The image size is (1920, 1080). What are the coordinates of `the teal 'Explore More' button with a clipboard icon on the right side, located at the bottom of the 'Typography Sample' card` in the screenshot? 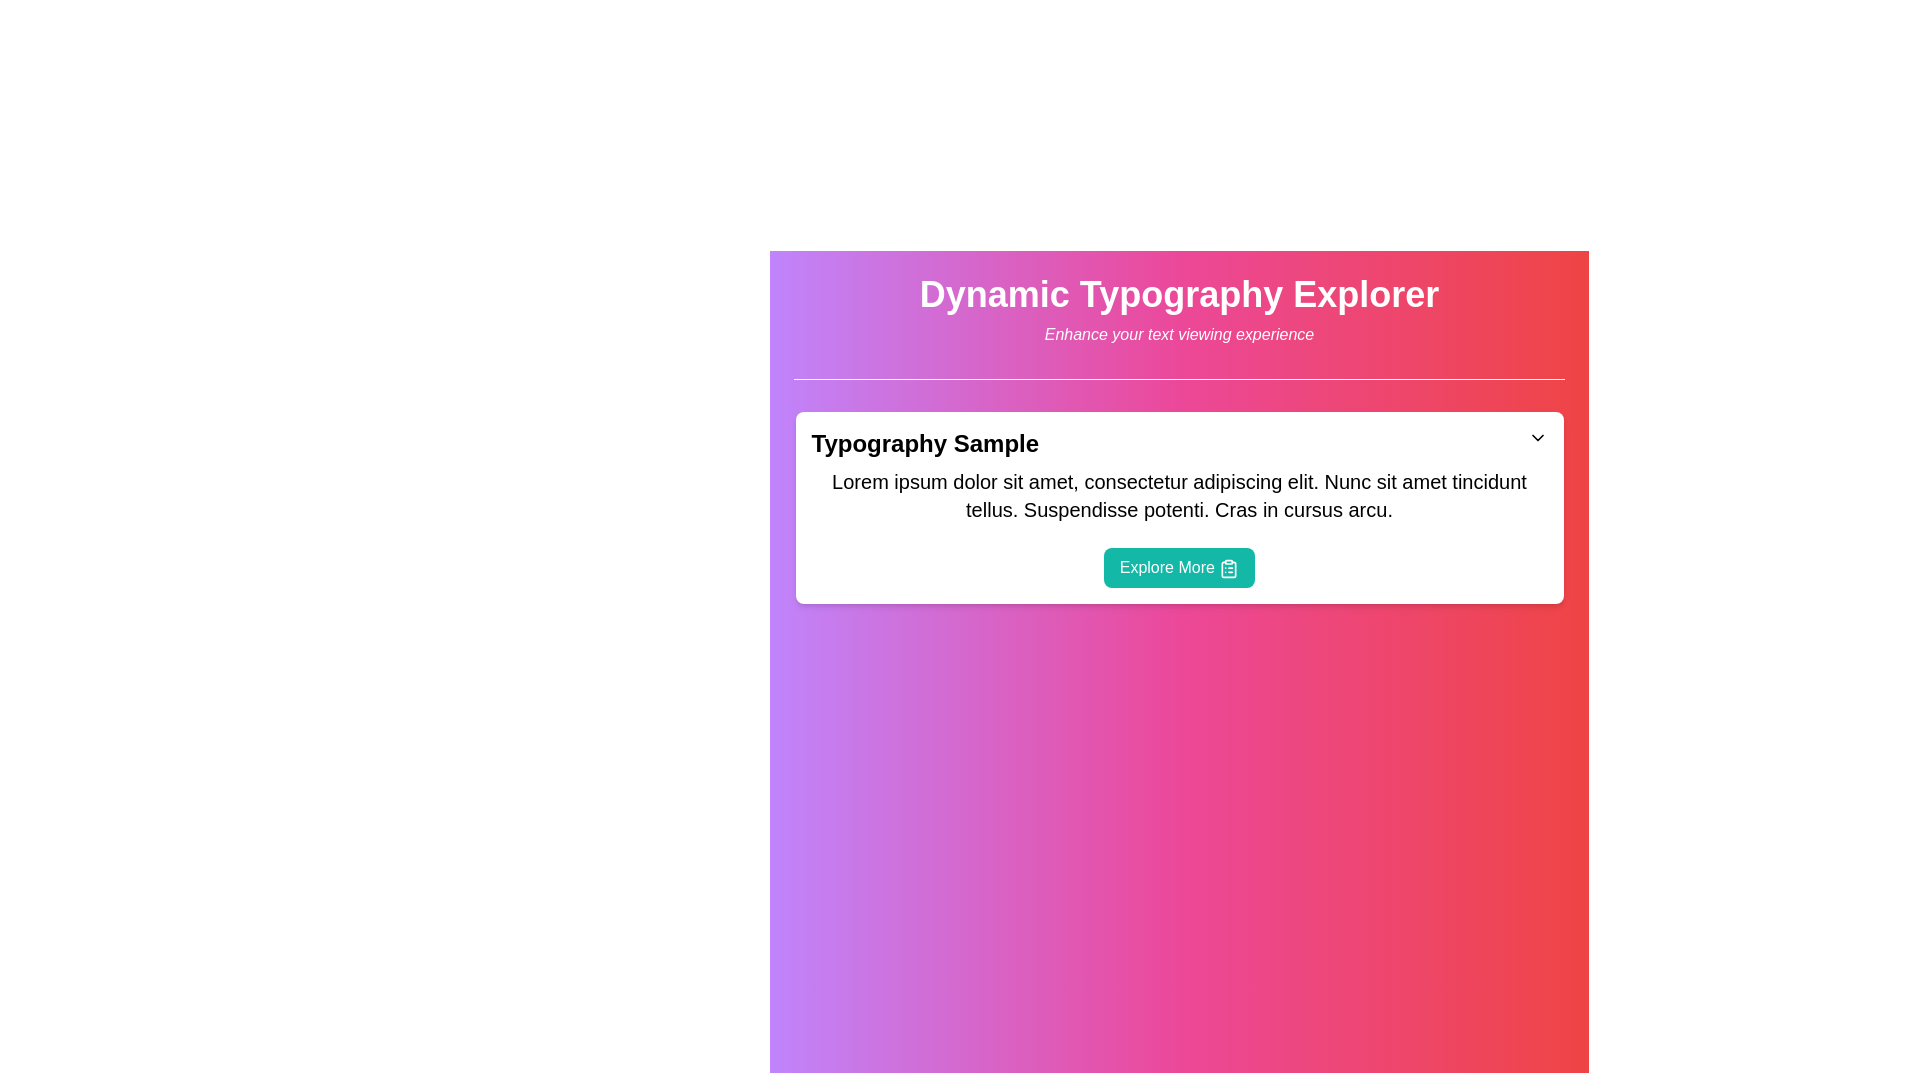 It's located at (1179, 567).